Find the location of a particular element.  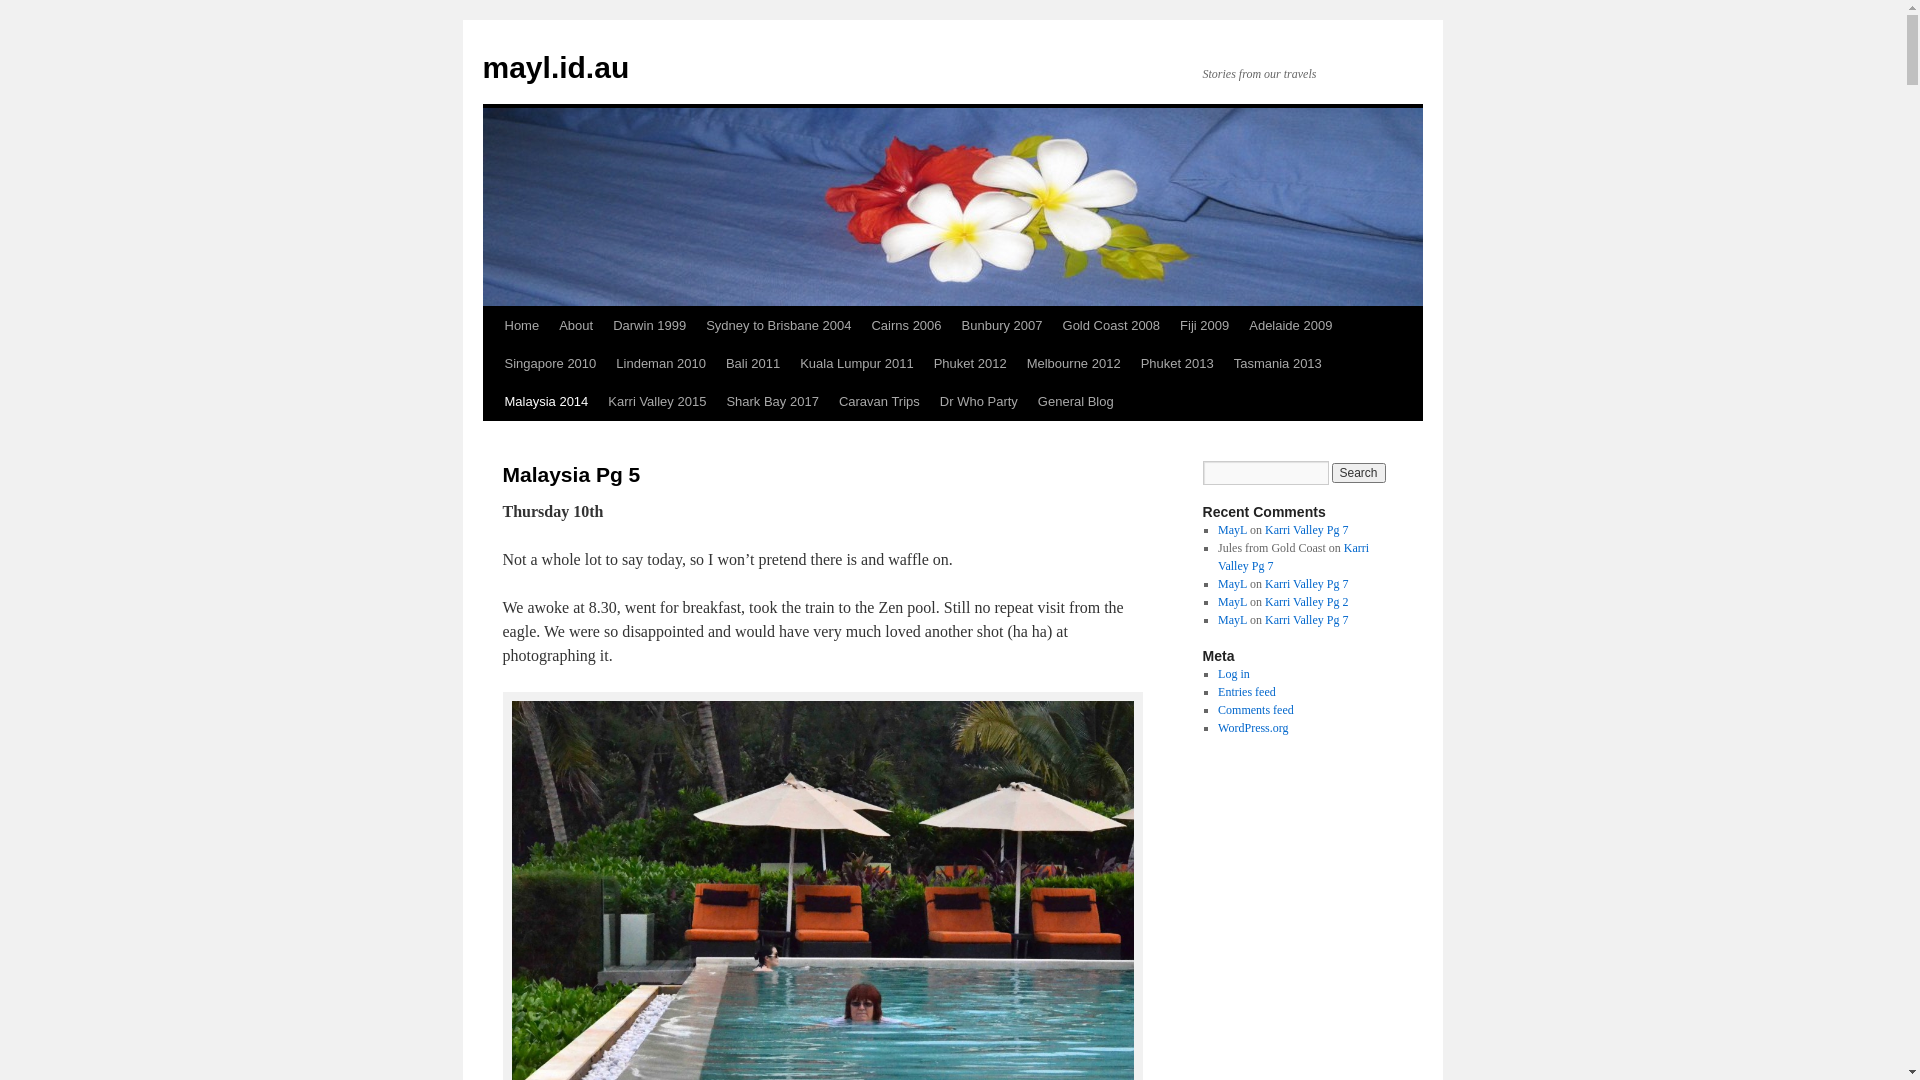

'MayL' is located at coordinates (1231, 600).